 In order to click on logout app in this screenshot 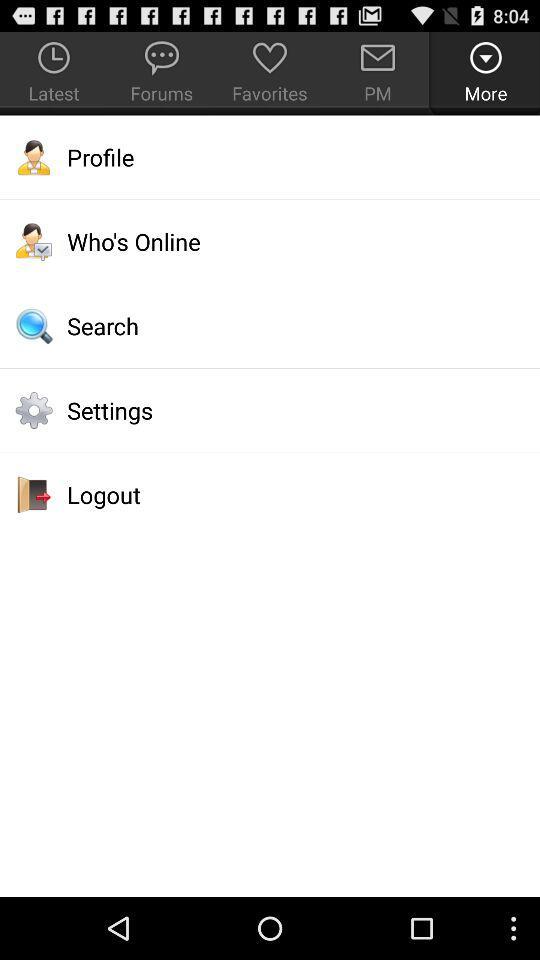, I will do `click(270, 493)`.